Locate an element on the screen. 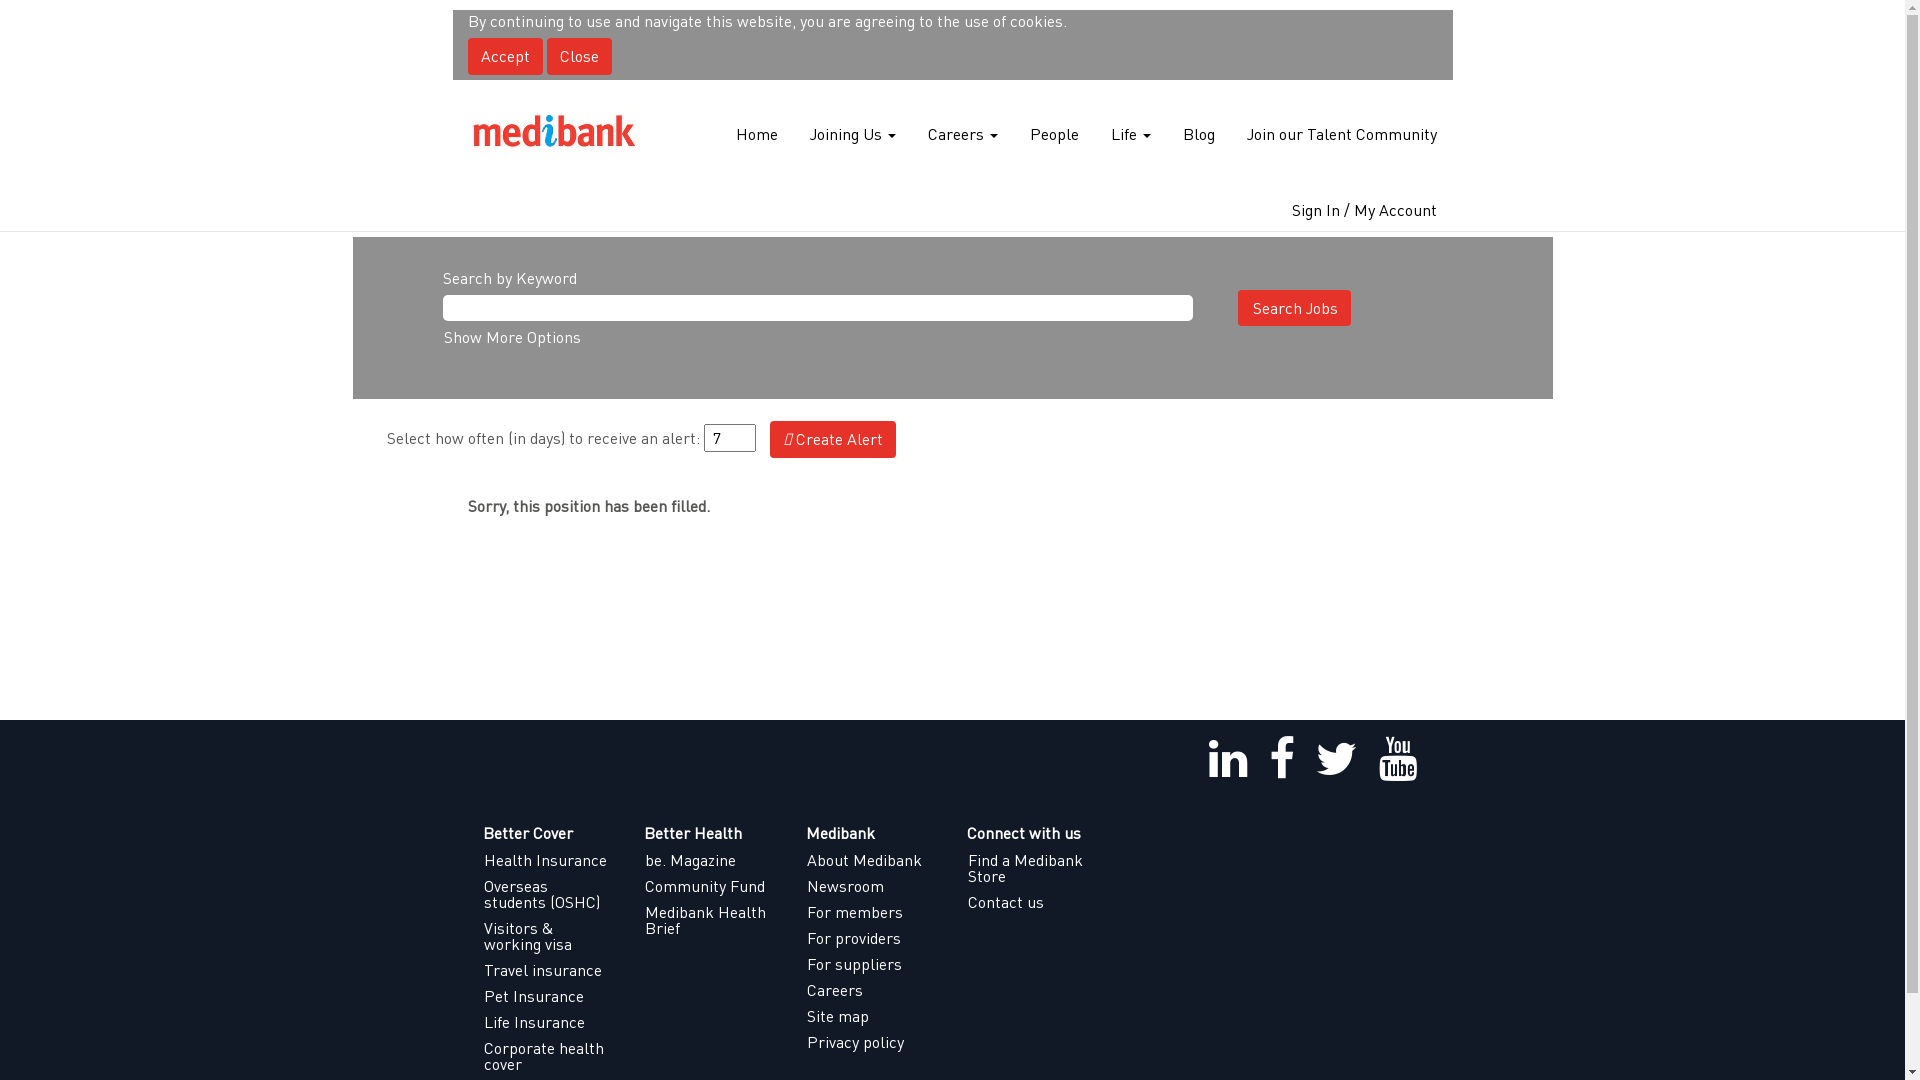 The height and width of the screenshot is (1080, 1920). 'Careers' is located at coordinates (872, 990).